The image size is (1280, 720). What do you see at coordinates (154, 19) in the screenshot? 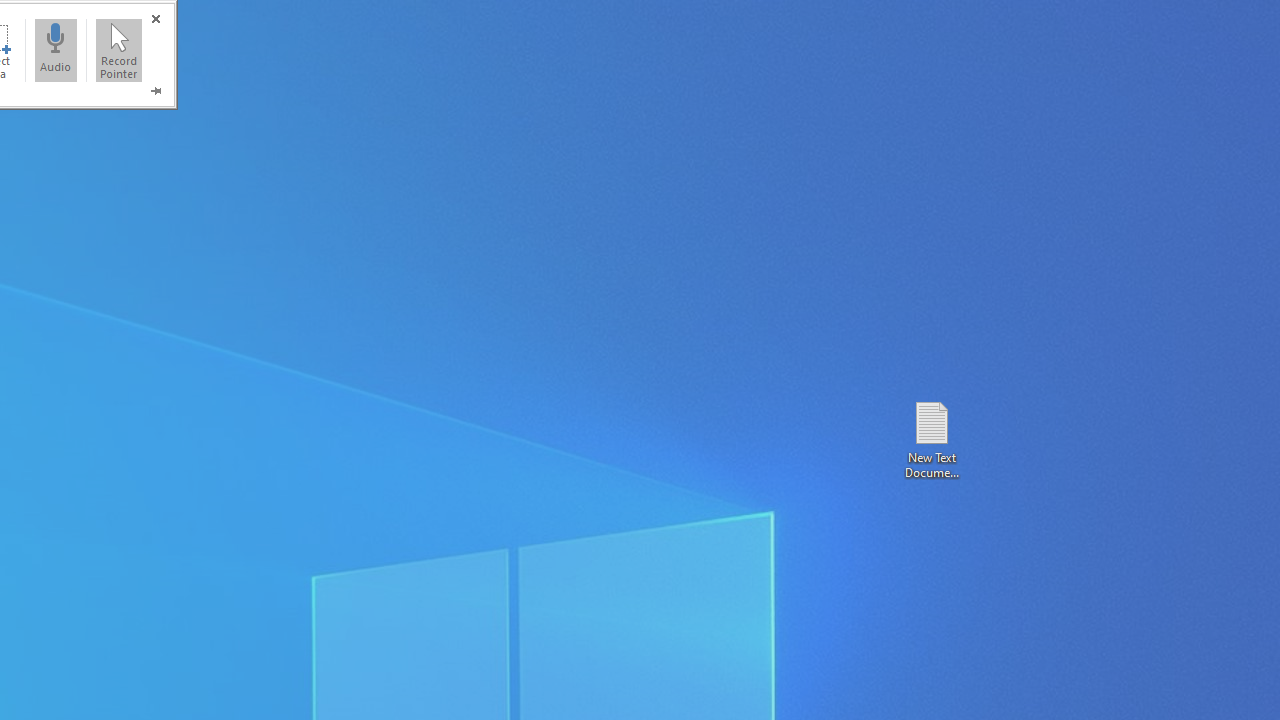
I see `'Close (Windows logo key+Shift+Q)'` at bounding box center [154, 19].